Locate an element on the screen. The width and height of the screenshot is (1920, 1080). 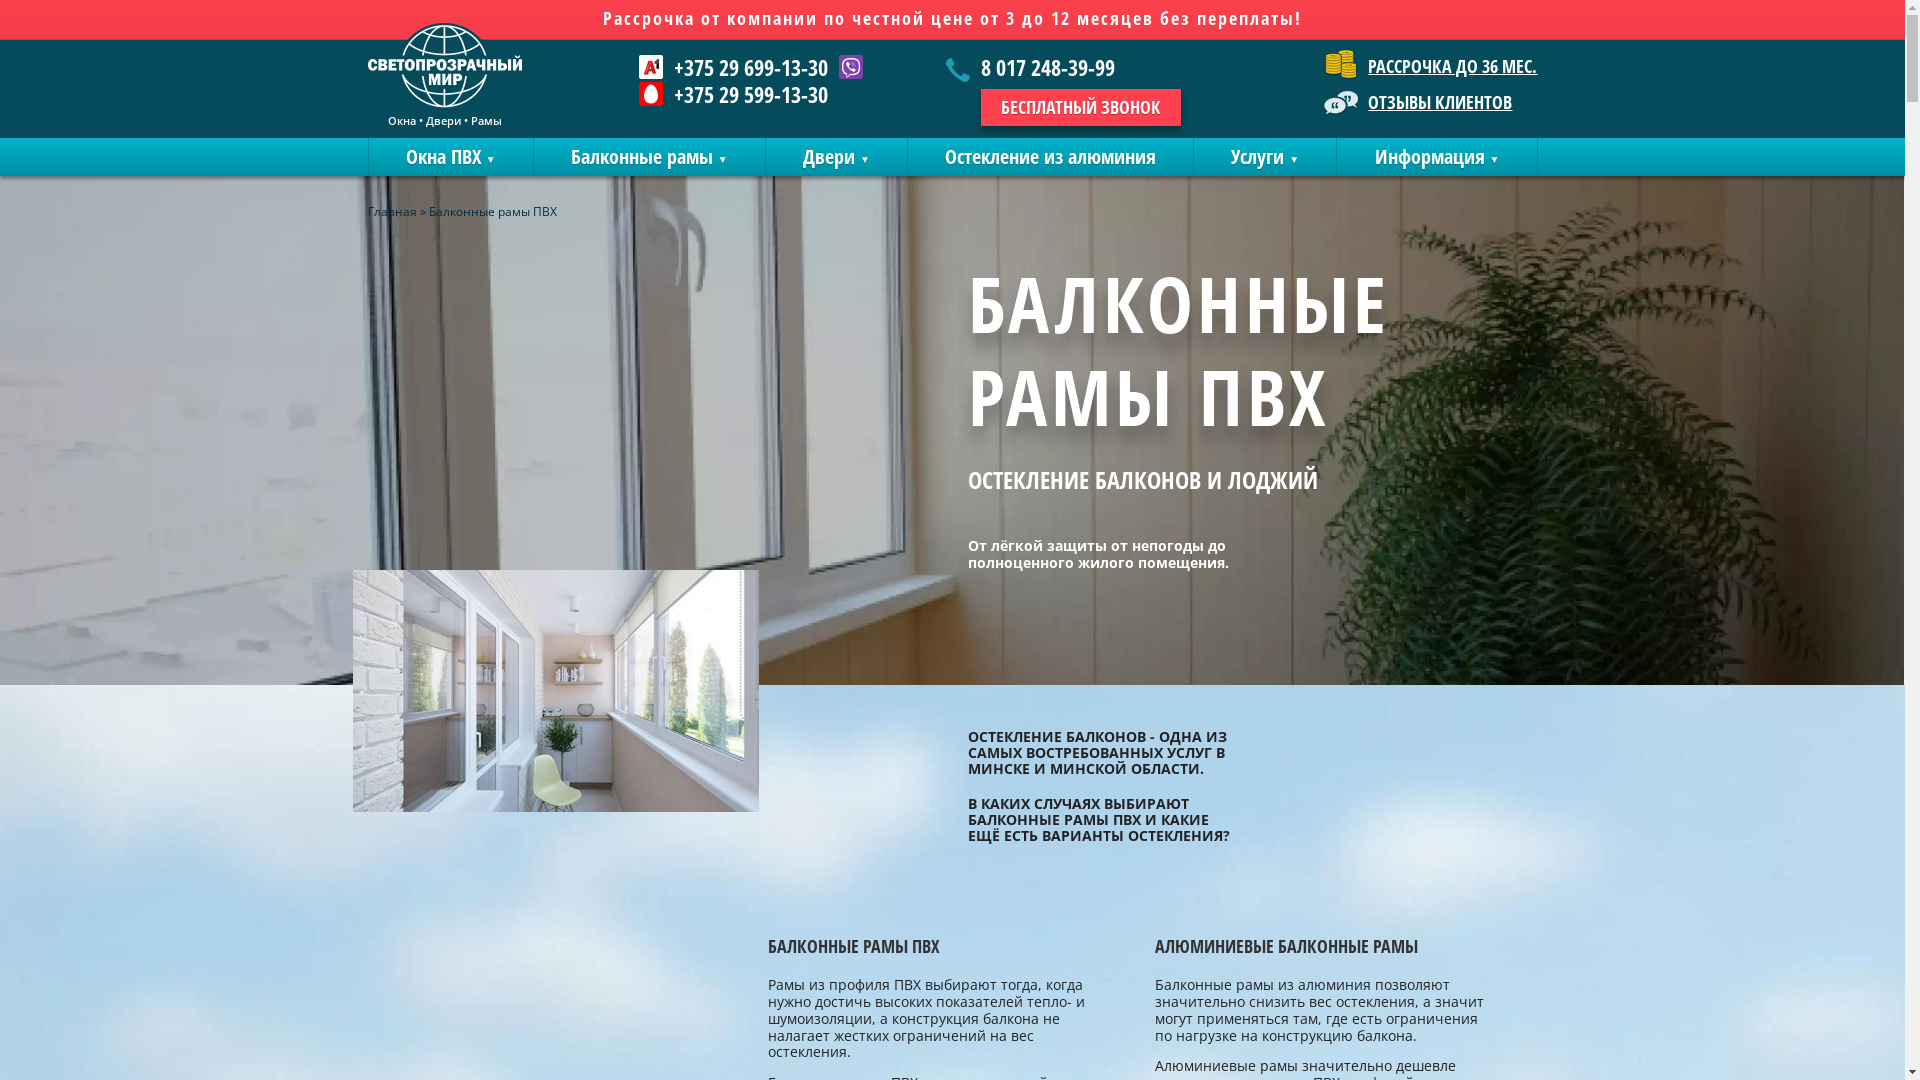
'+375 29 699-13-30' is located at coordinates (637, 65).